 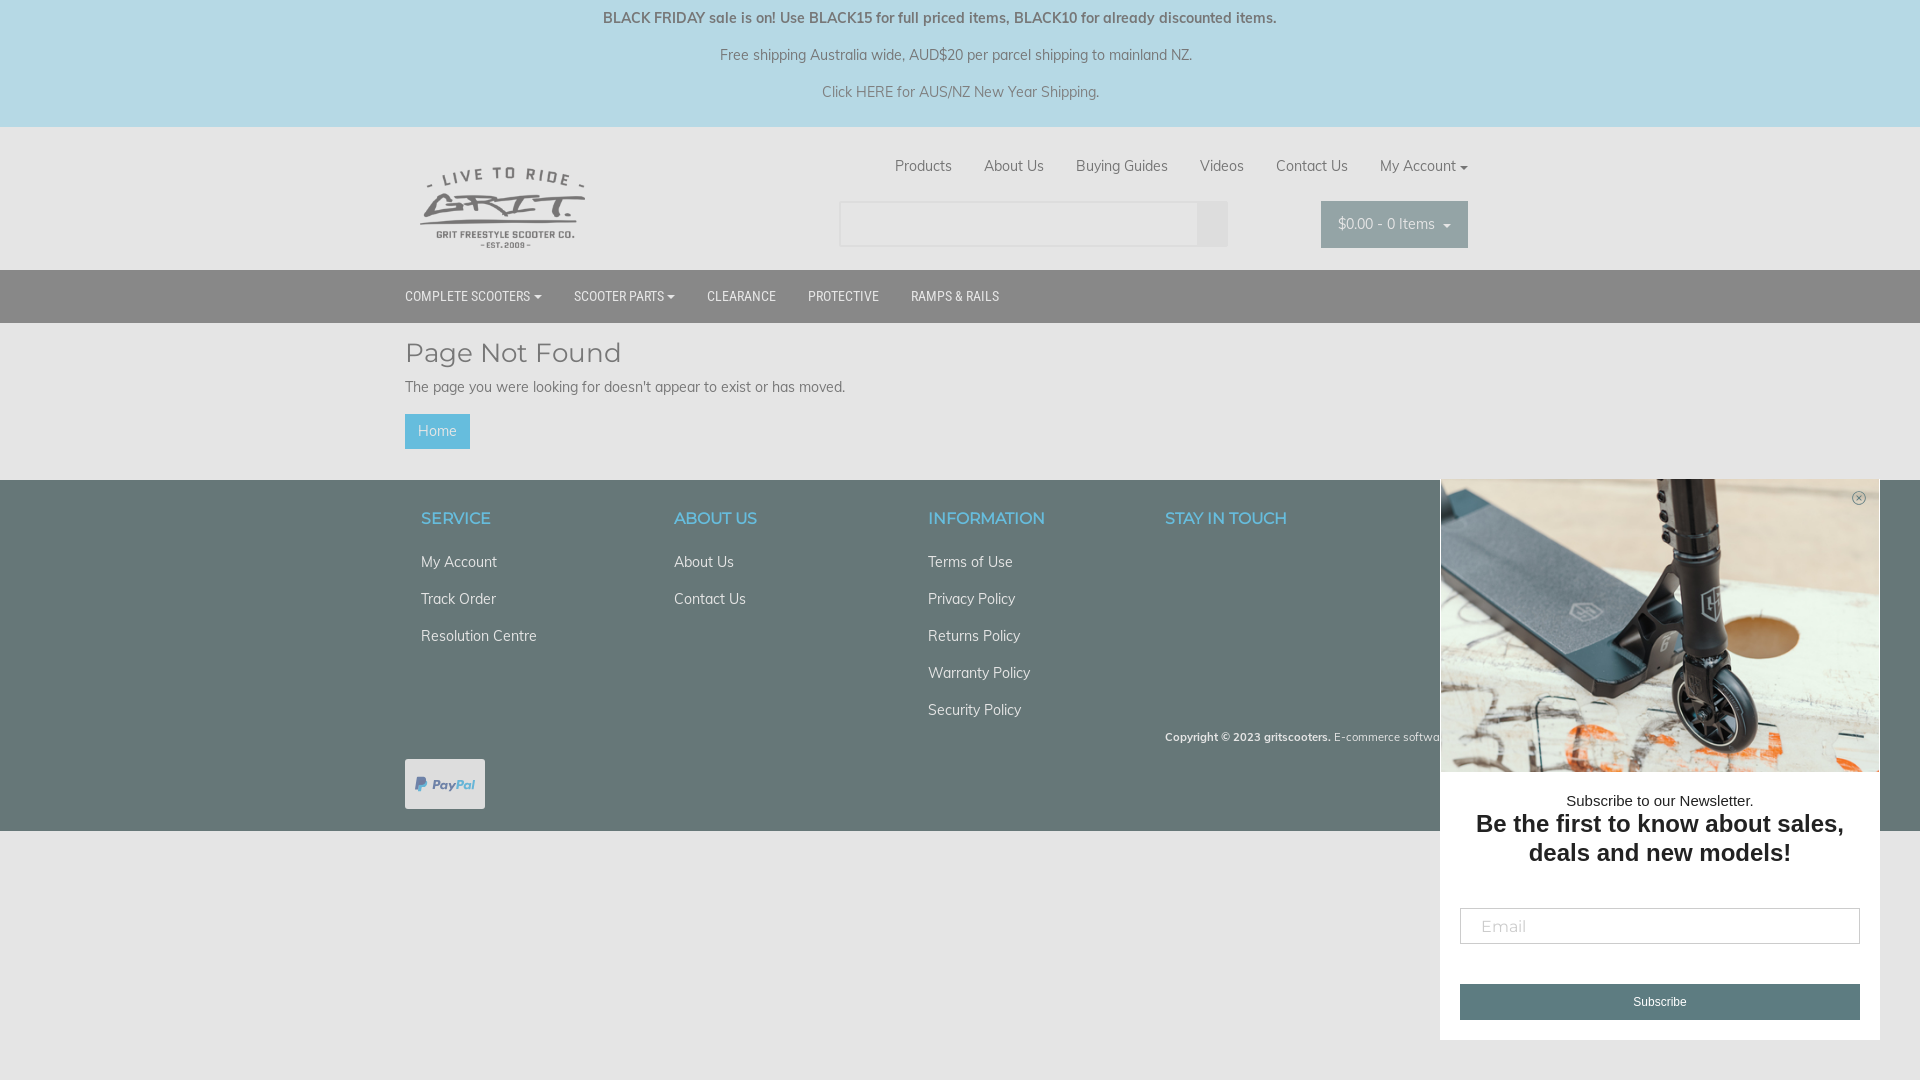 What do you see at coordinates (740, 296) in the screenshot?
I see `'CLEARANCE'` at bounding box center [740, 296].